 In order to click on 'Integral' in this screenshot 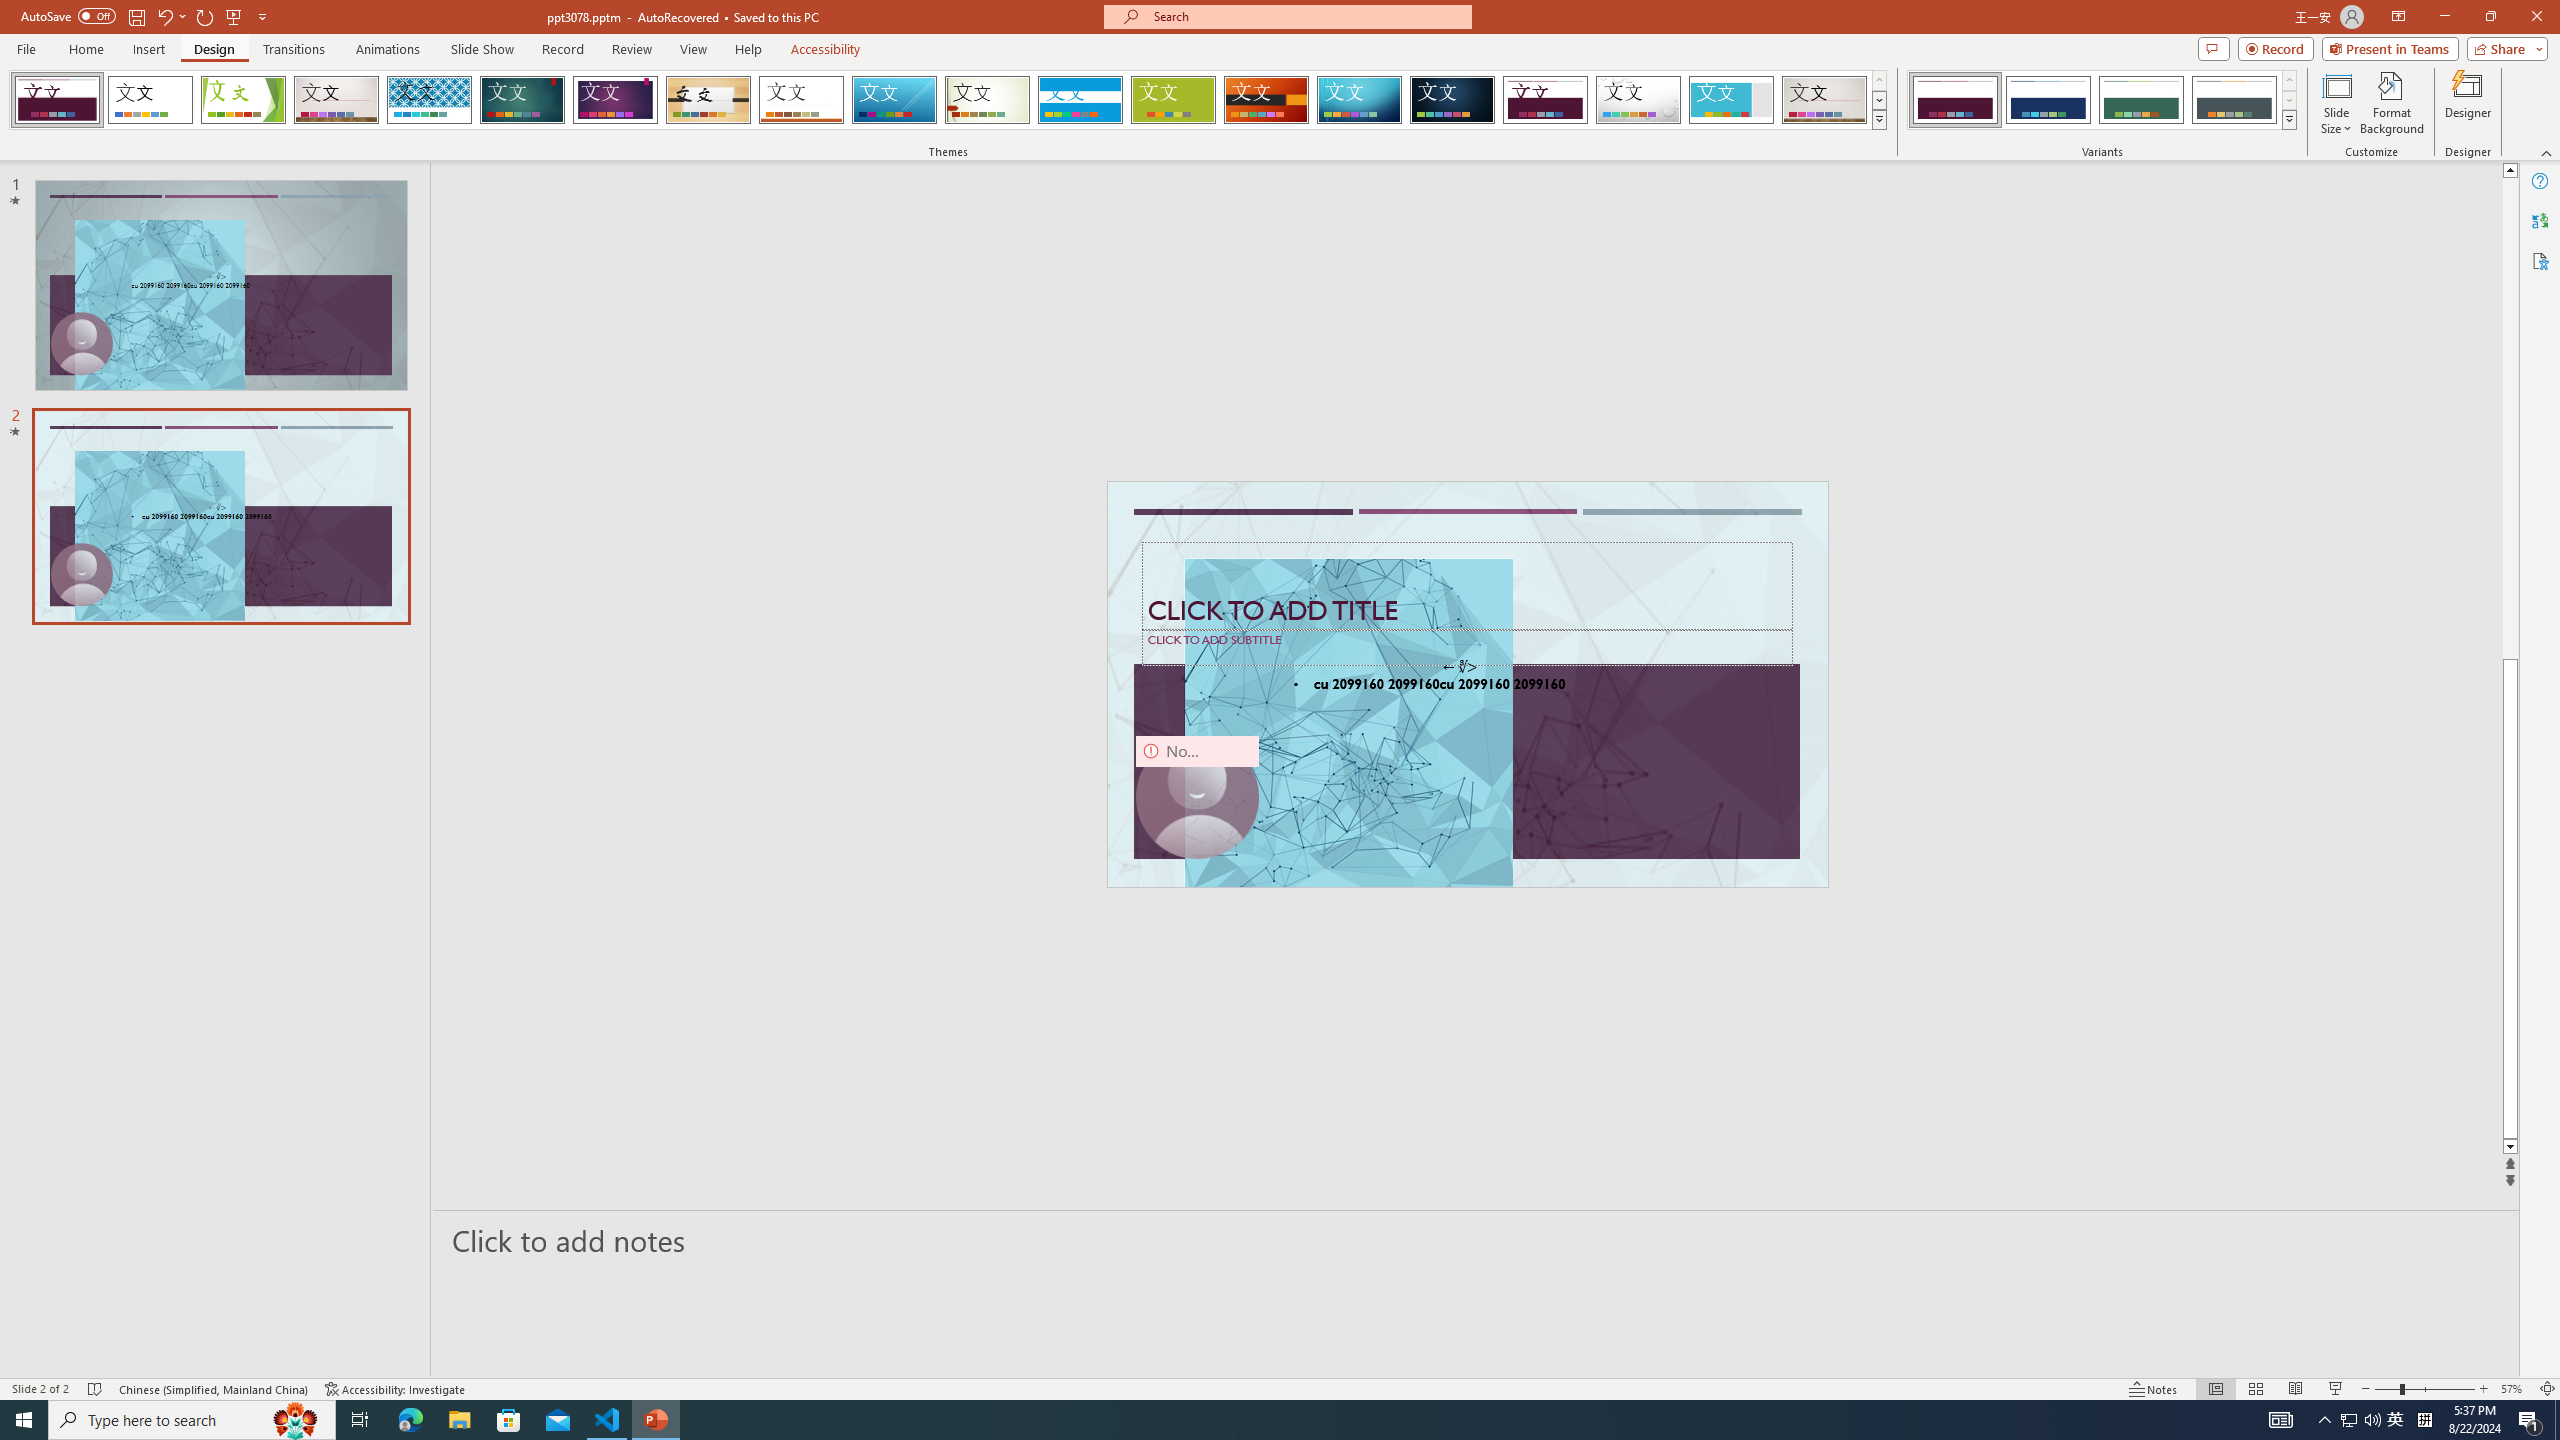, I will do `click(429, 99)`.